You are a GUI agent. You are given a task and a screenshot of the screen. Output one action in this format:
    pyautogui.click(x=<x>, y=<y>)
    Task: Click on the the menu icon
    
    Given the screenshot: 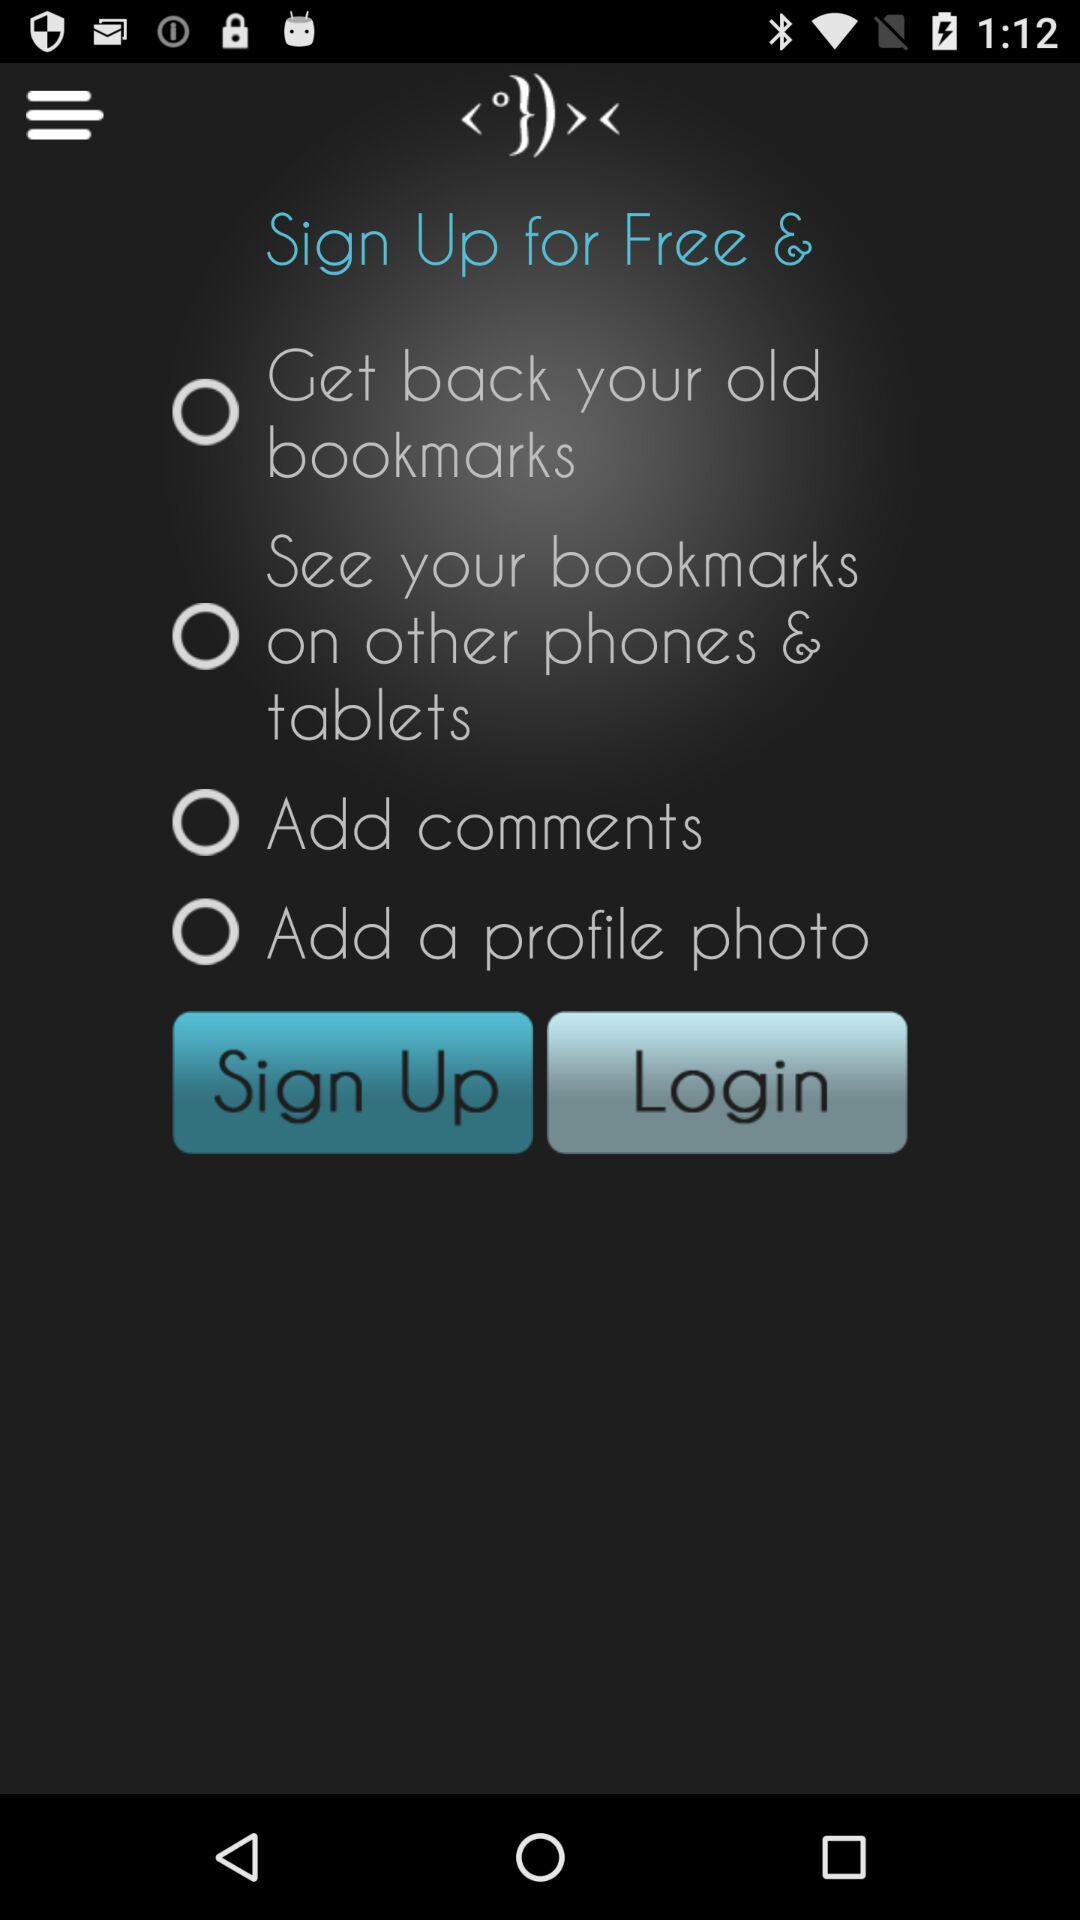 What is the action you would take?
    pyautogui.click(x=50, y=122)
    